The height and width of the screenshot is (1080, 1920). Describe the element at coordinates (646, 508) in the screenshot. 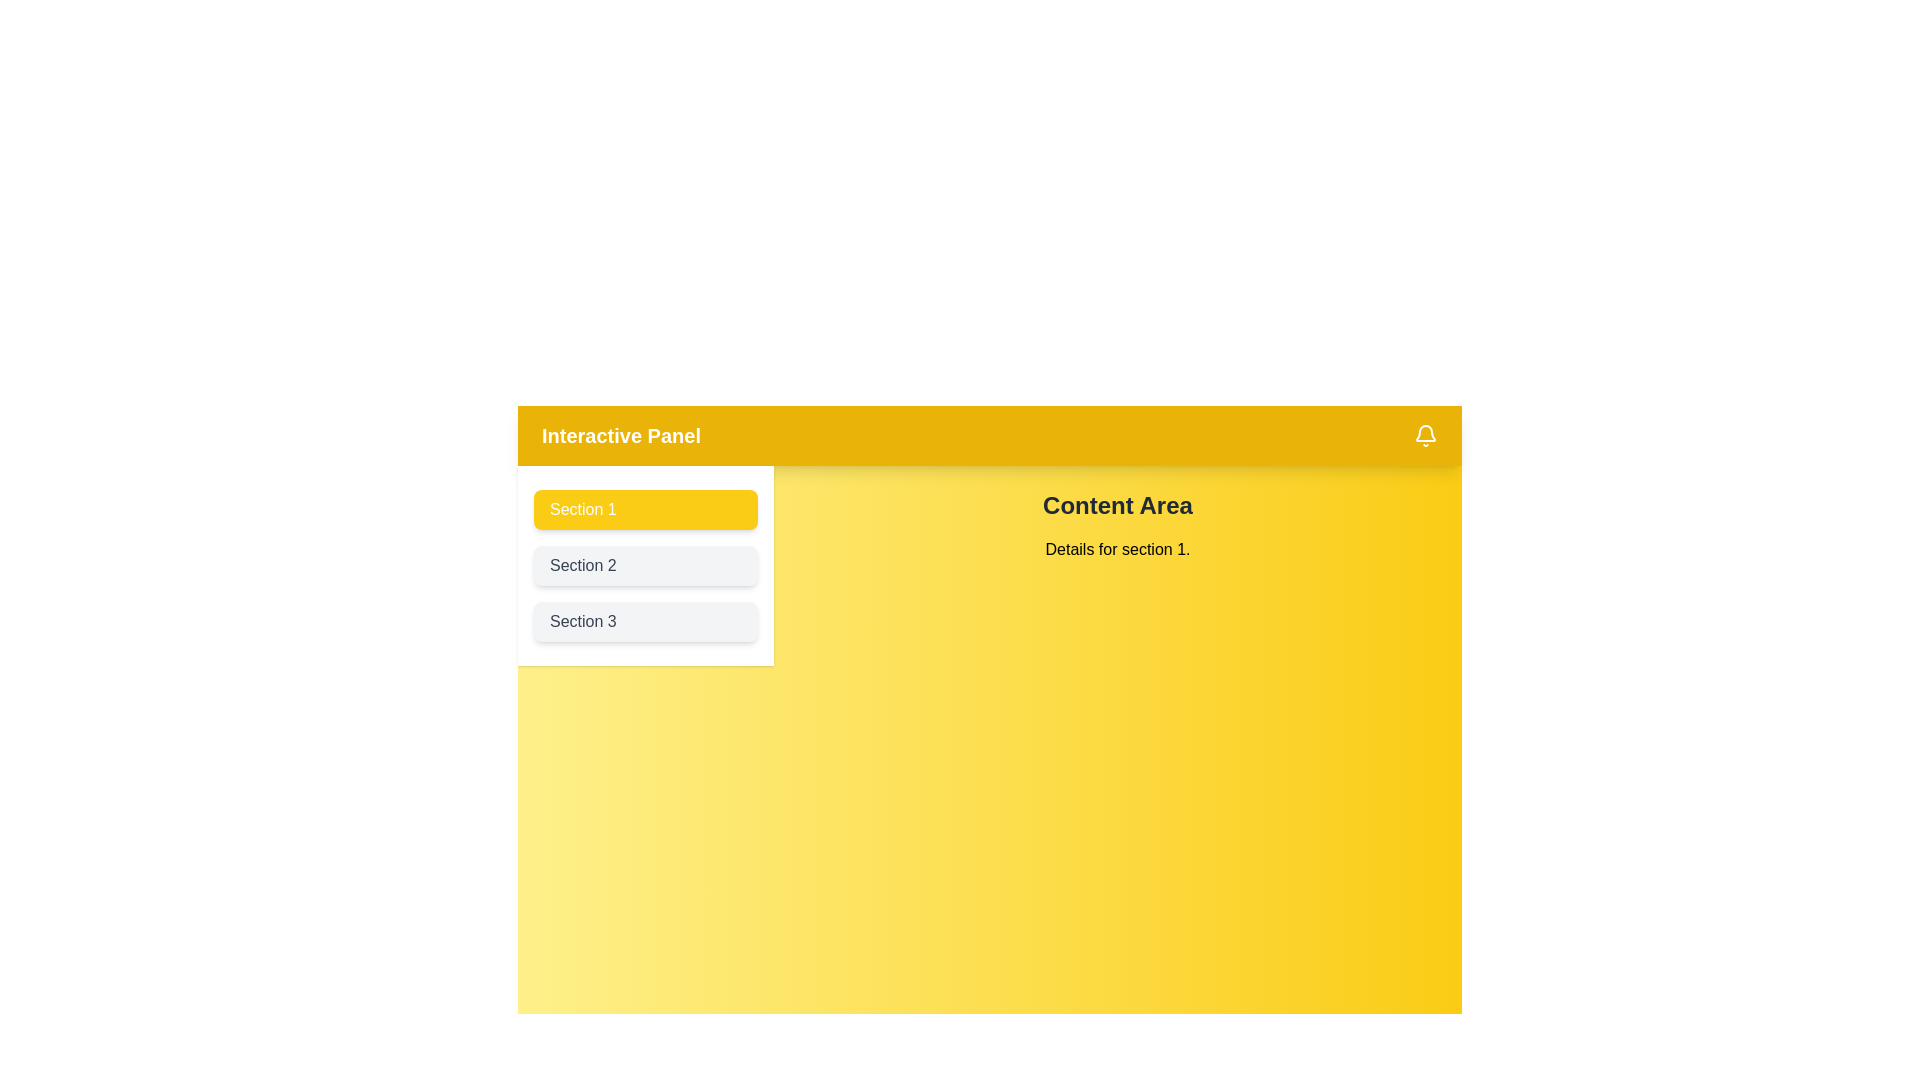

I see `the first button in the vertical list labeled 'Section 1' with a bright yellow background` at that location.